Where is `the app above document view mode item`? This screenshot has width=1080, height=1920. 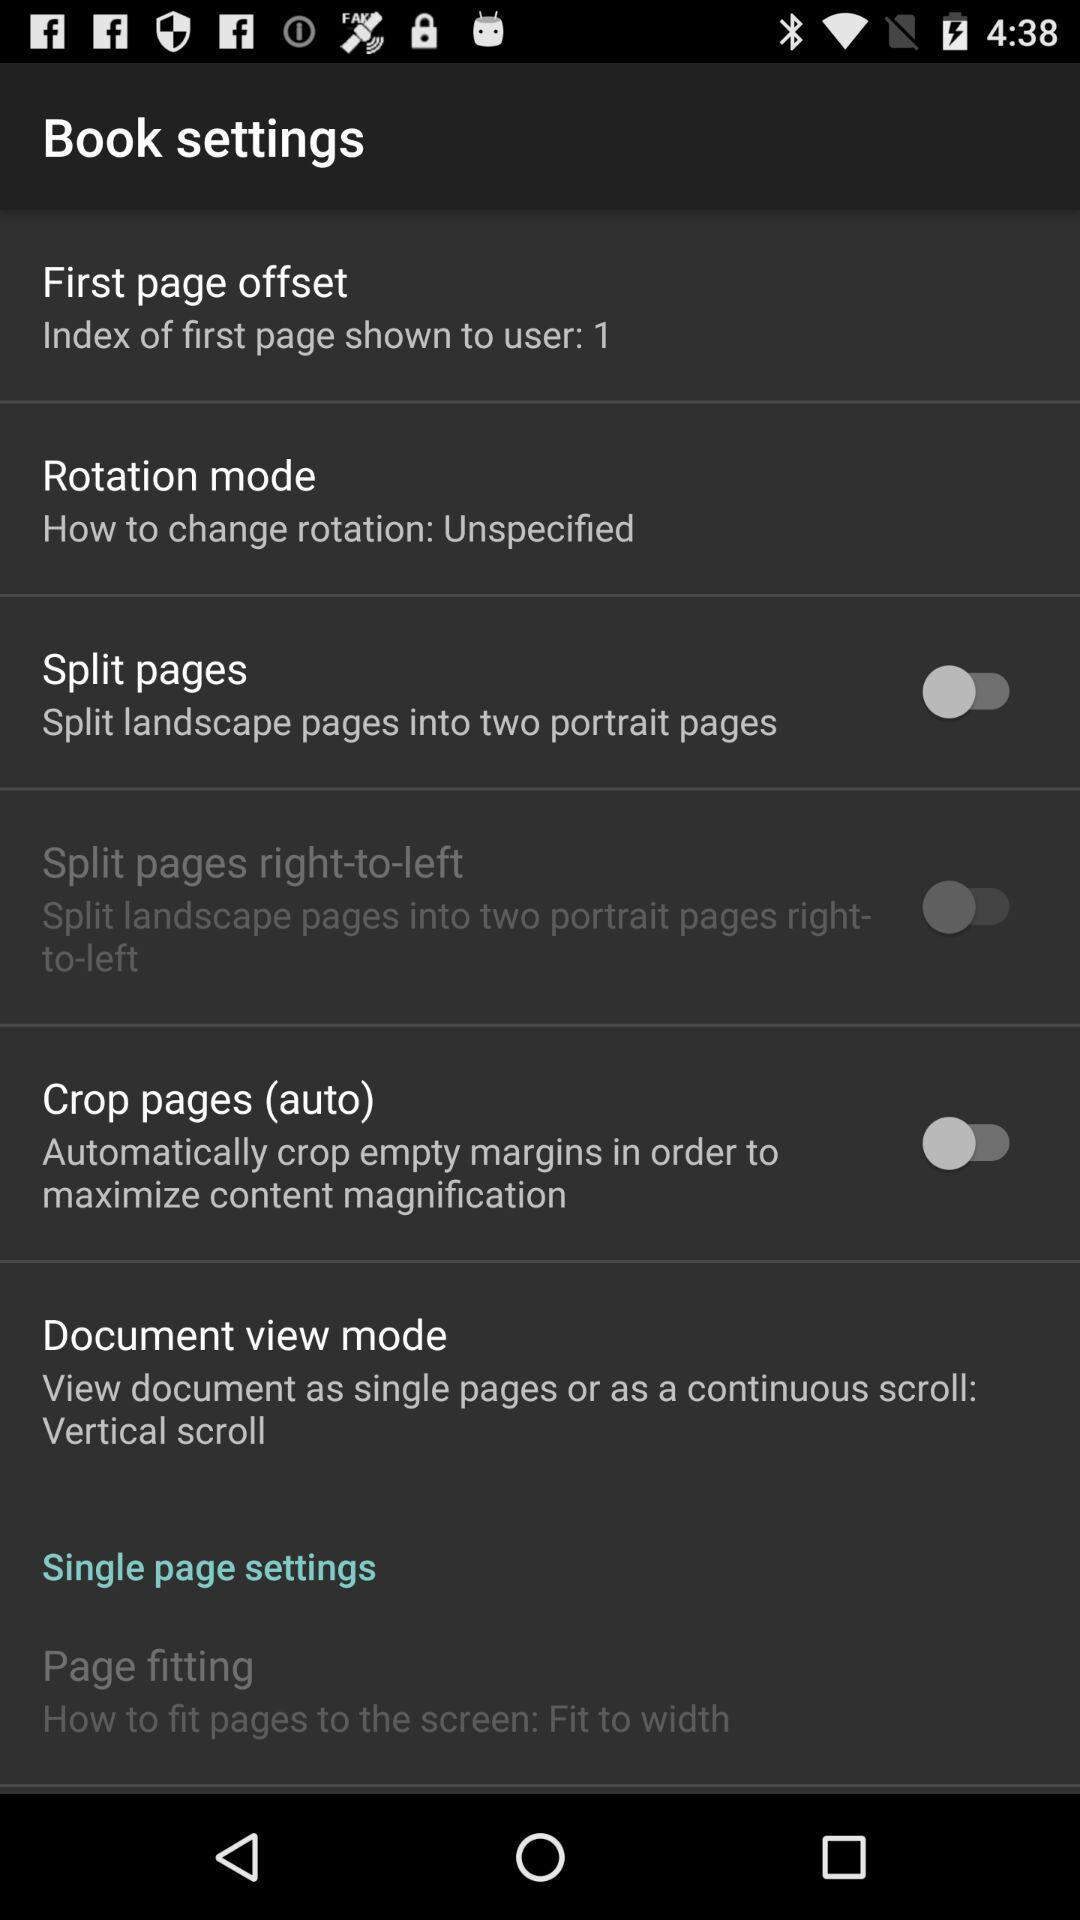 the app above document view mode item is located at coordinates (456, 1171).